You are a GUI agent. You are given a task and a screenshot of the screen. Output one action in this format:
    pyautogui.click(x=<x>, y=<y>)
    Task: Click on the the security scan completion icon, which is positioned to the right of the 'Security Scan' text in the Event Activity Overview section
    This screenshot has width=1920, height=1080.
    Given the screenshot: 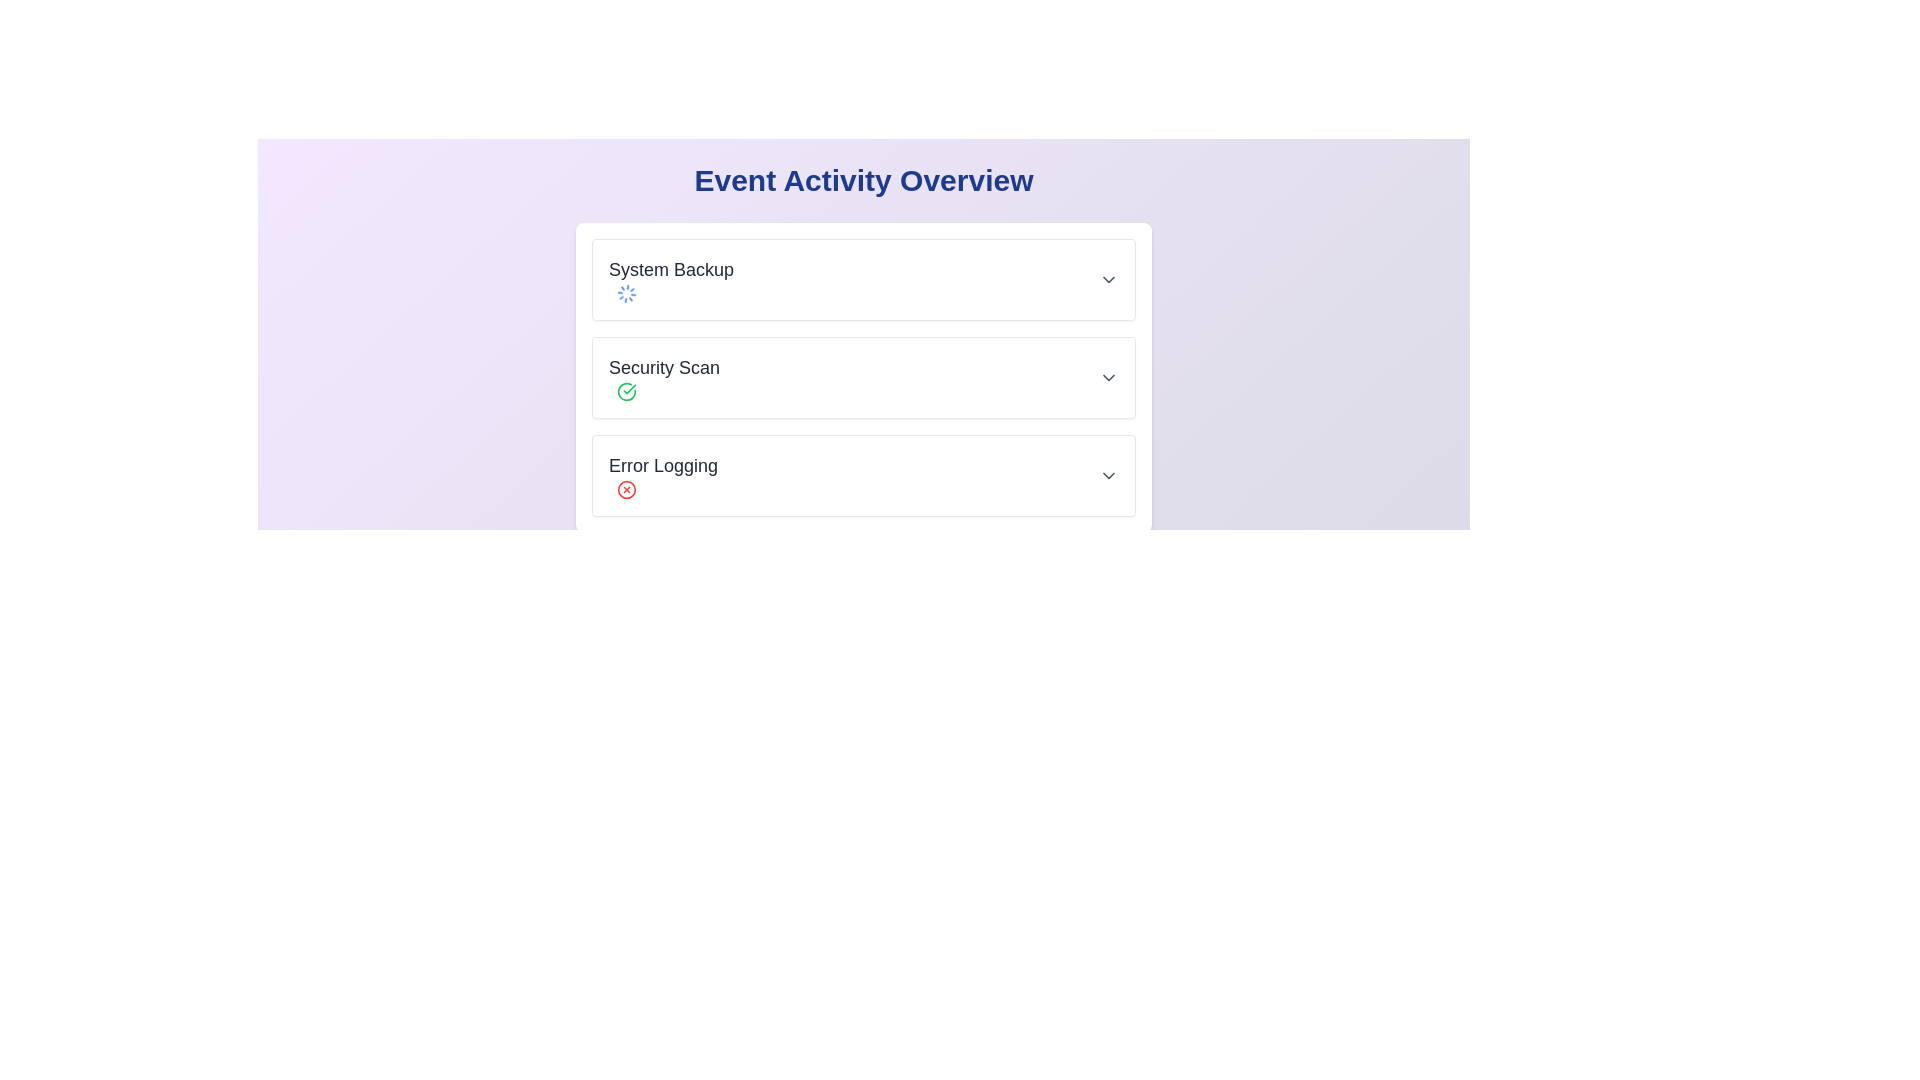 What is the action you would take?
    pyautogui.click(x=626, y=392)
    